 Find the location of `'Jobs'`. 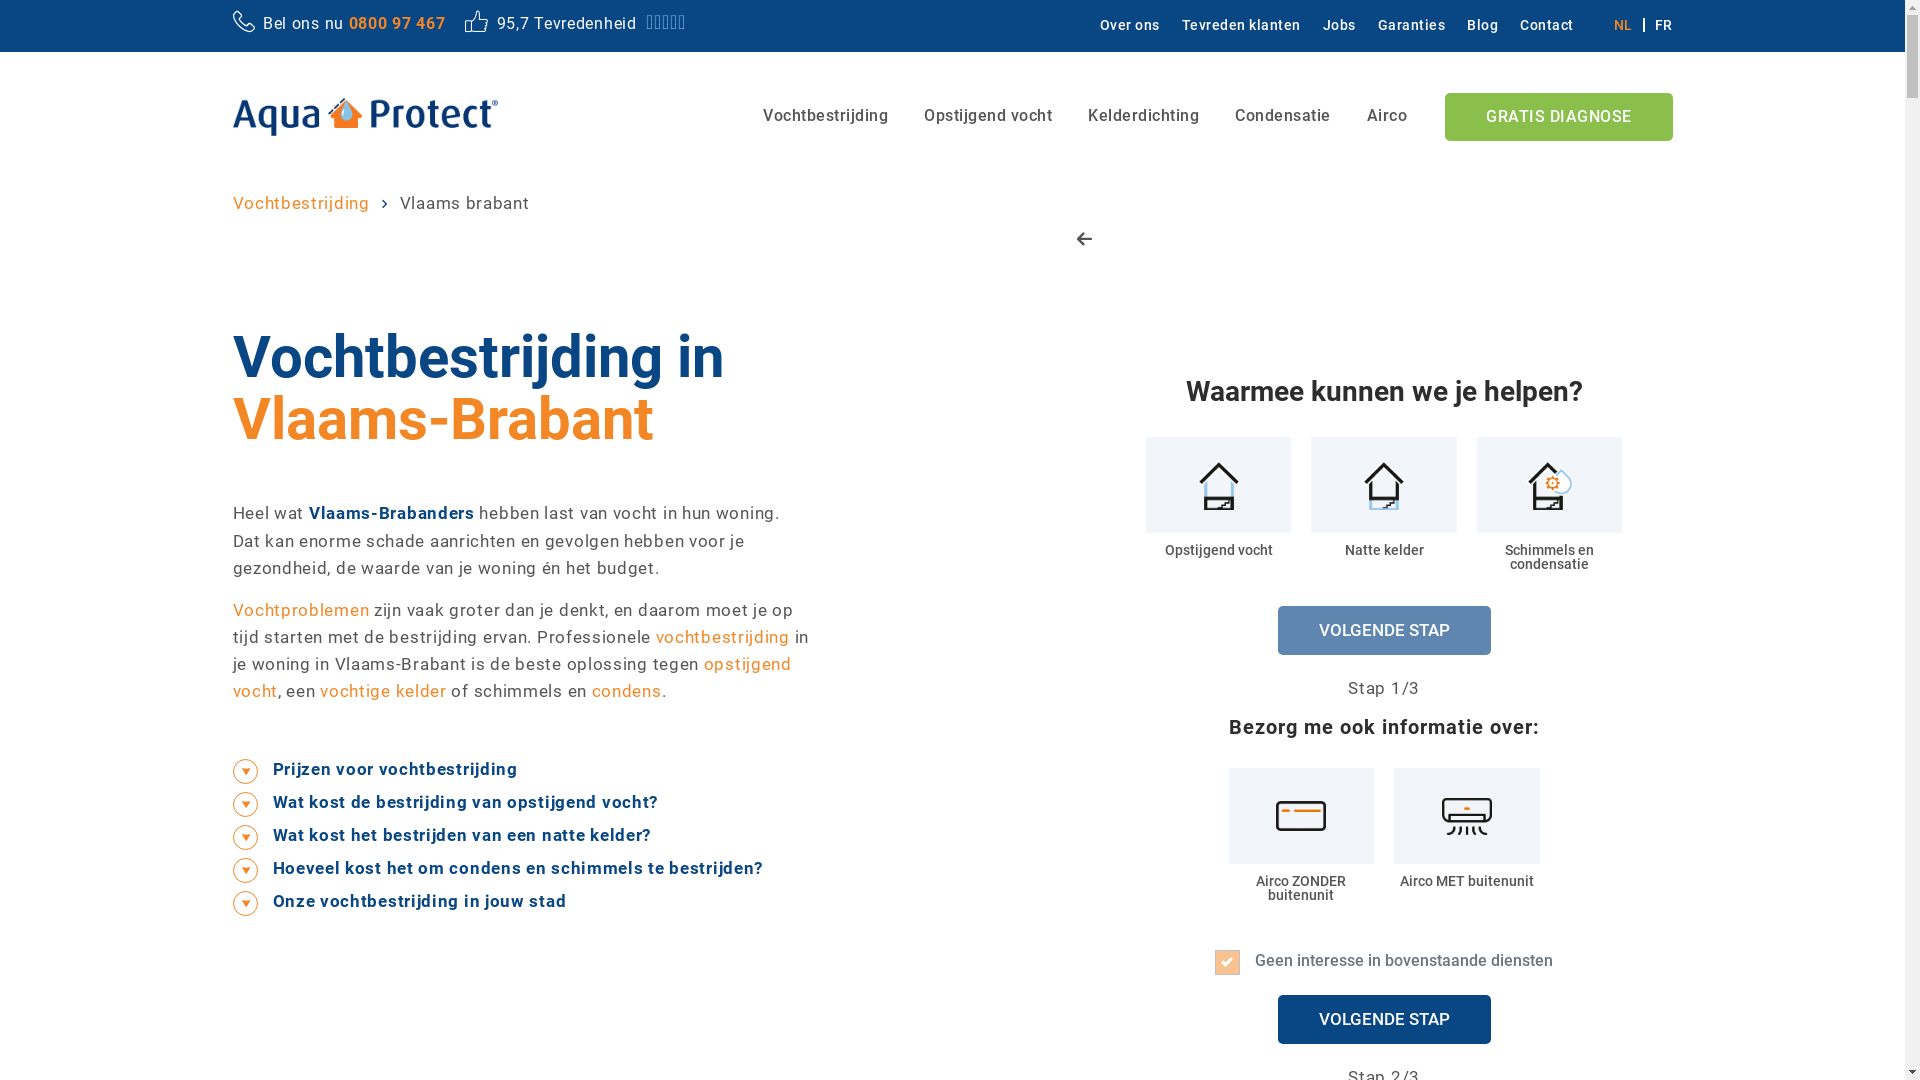

'Jobs' is located at coordinates (1333, 24).